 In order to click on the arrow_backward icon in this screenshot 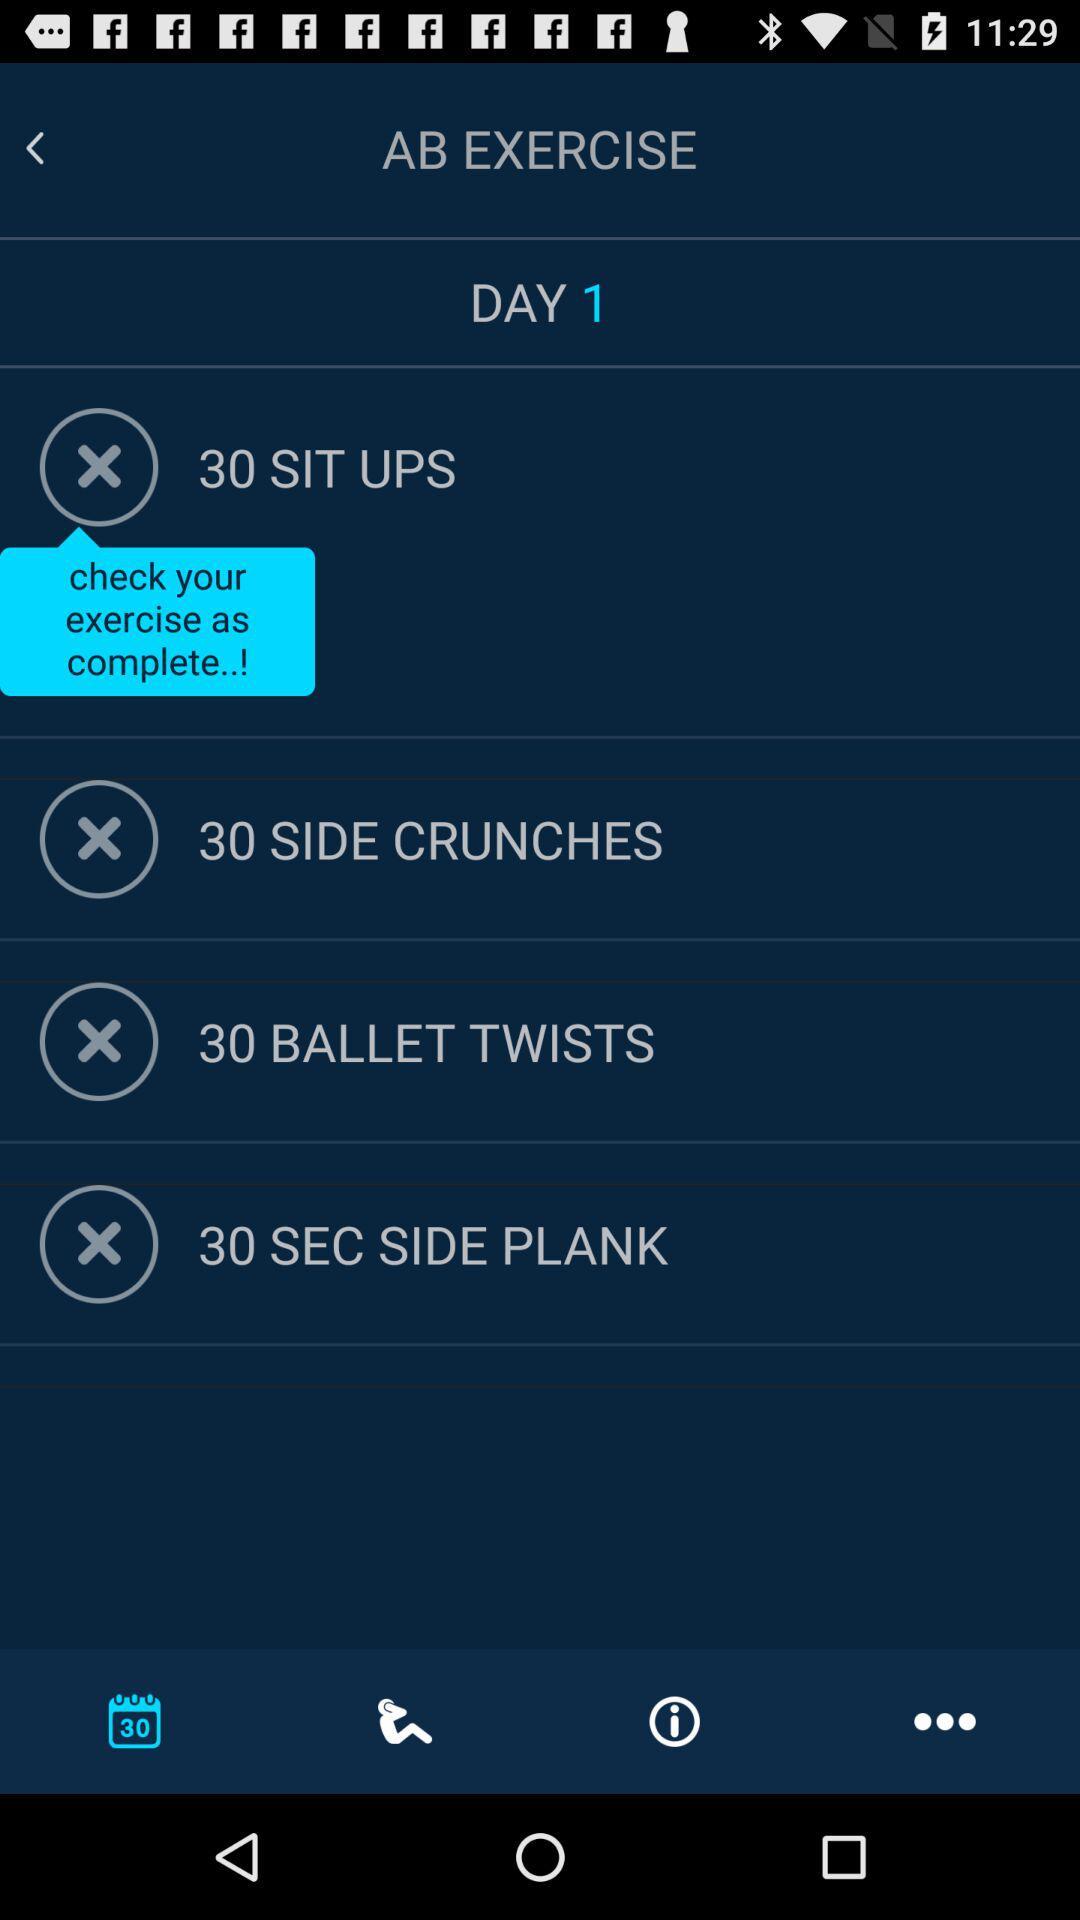, I will do `click(58, 157)`.